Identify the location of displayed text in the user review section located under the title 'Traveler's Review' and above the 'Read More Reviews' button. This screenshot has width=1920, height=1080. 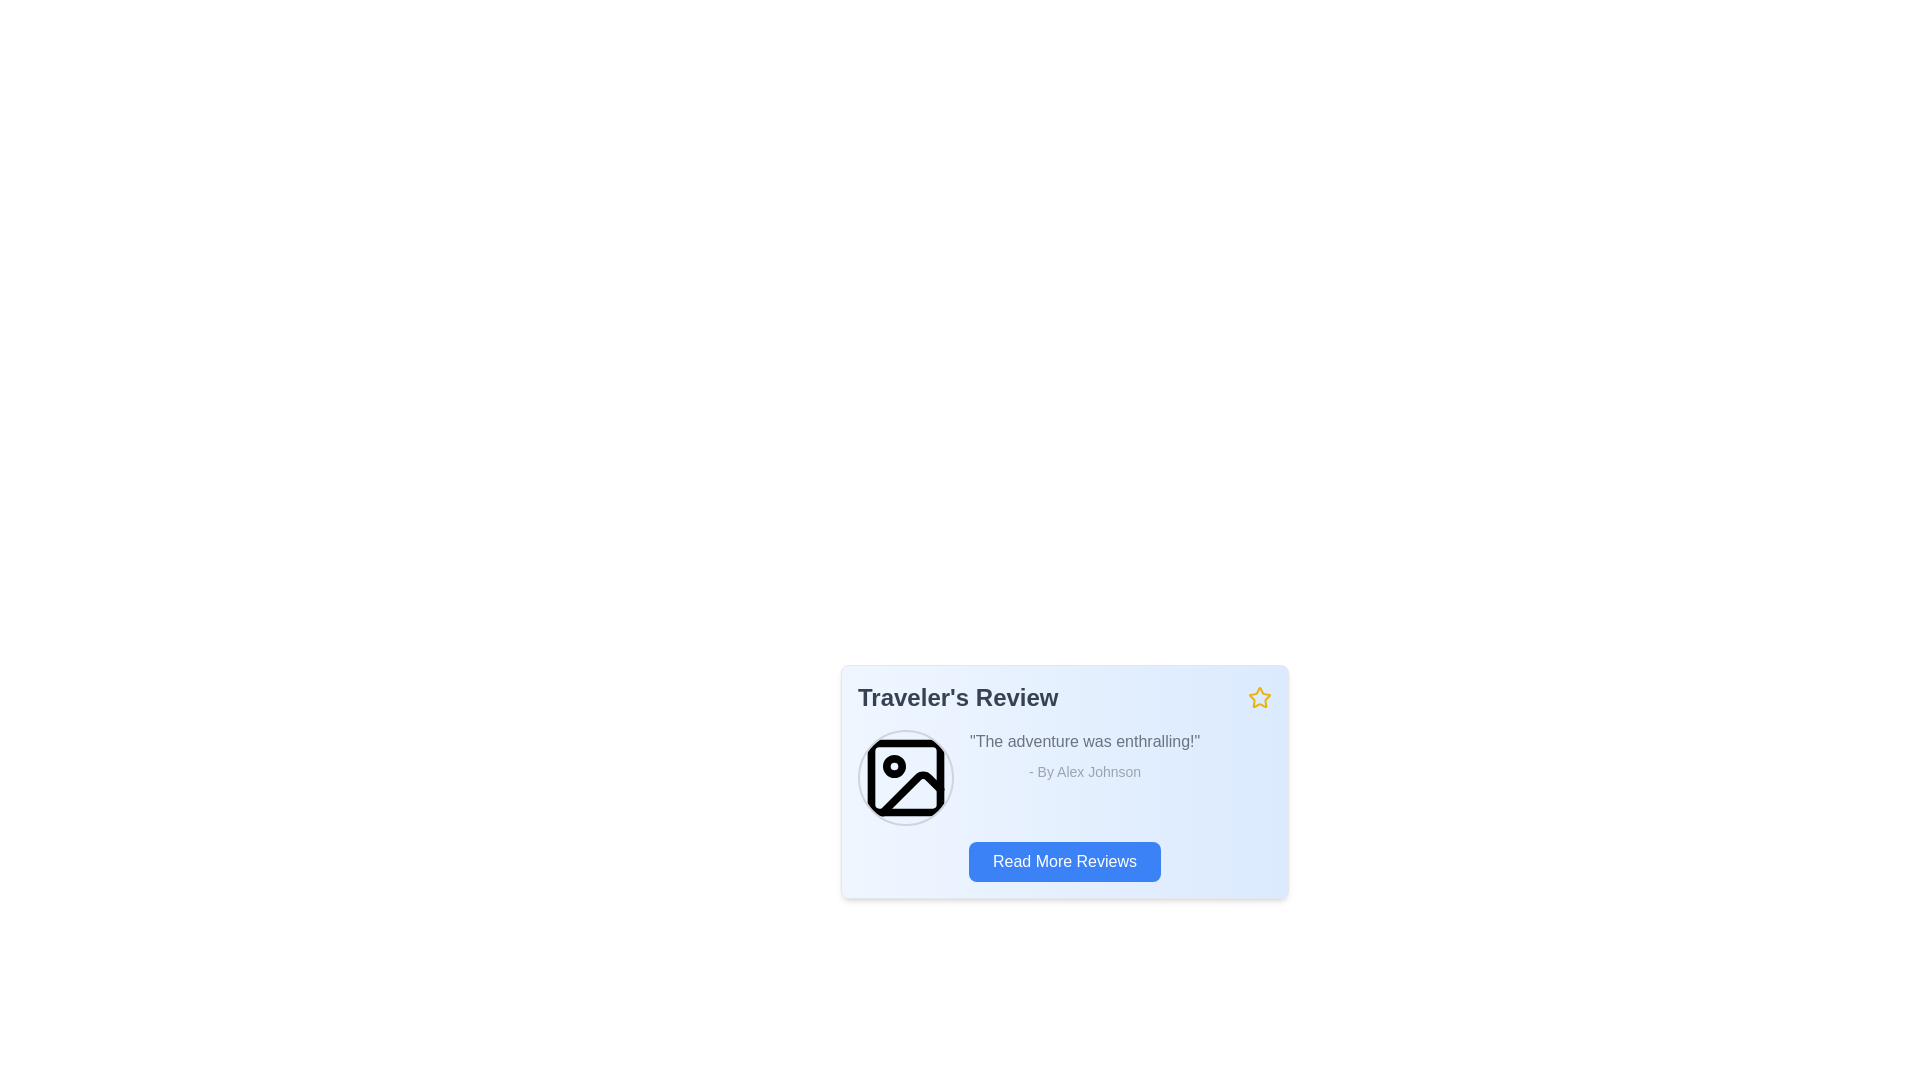
(1064, 777).